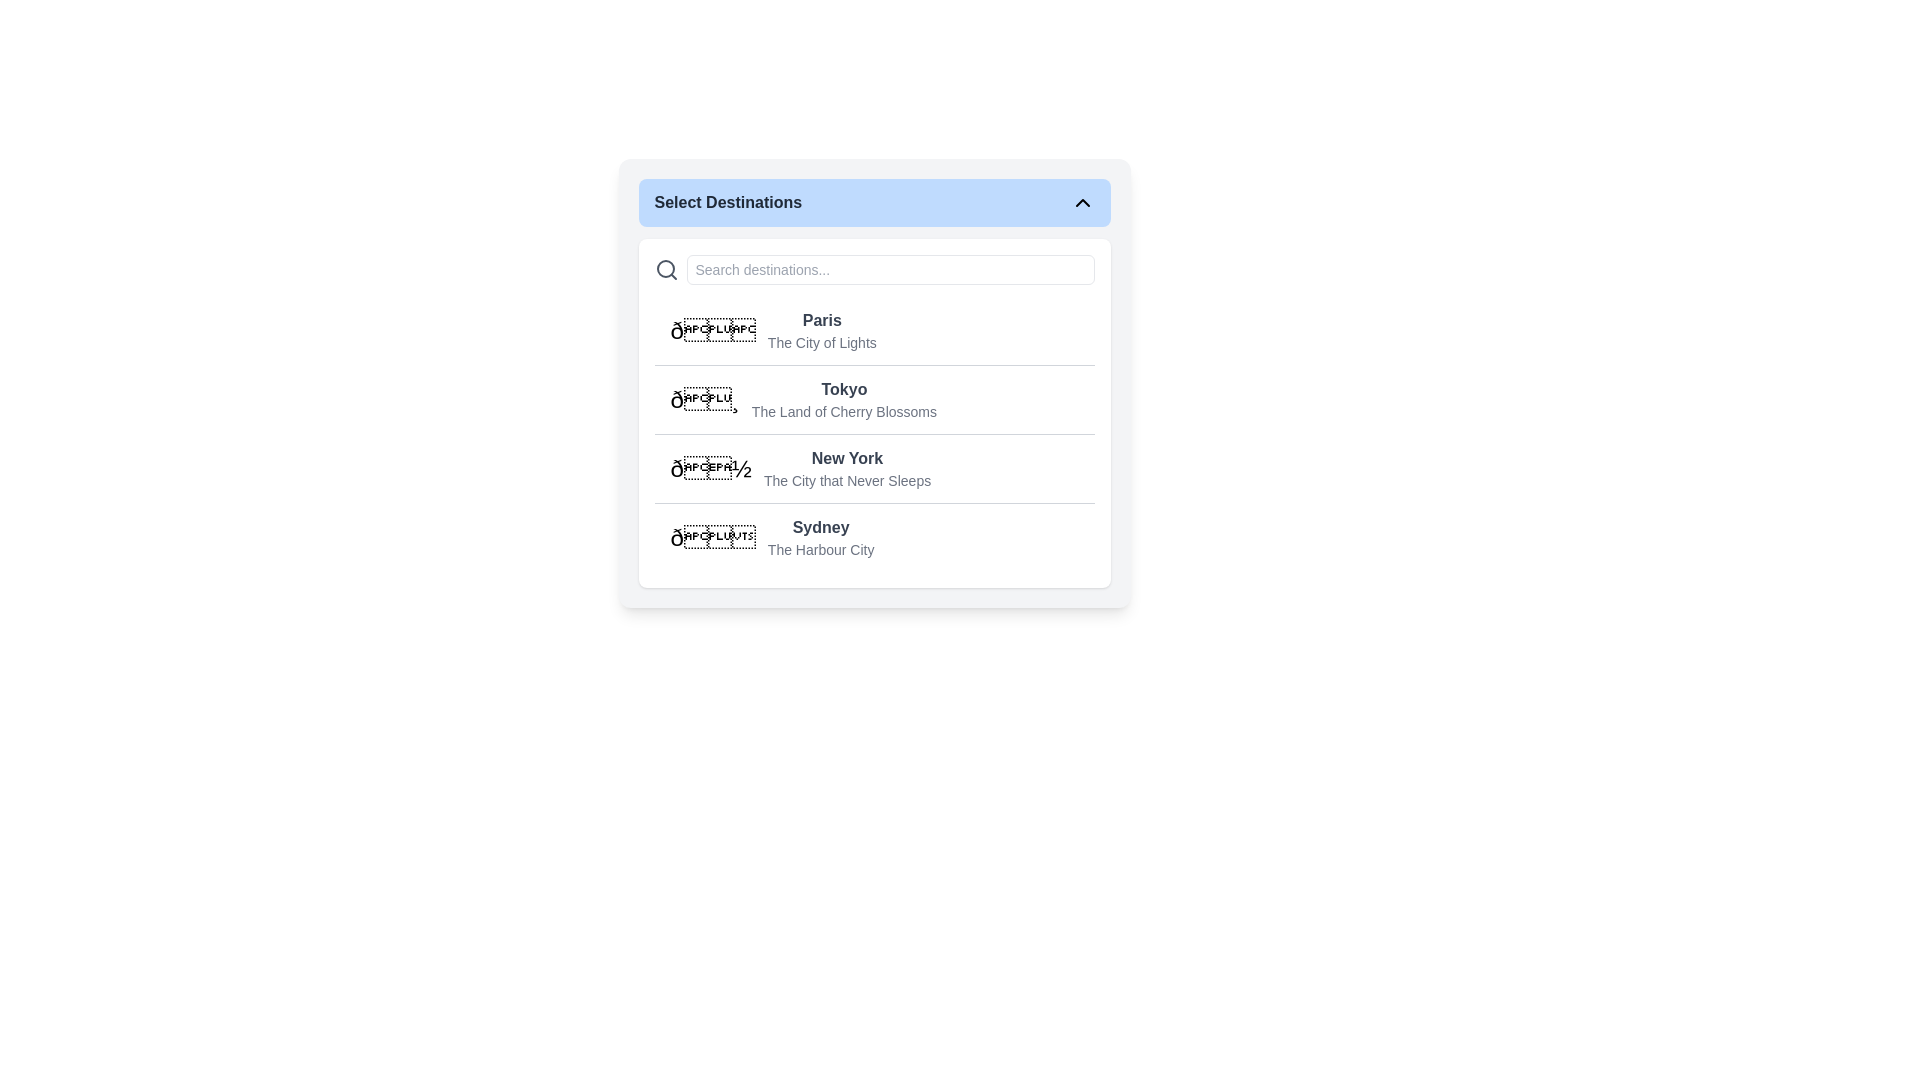 The image size is (1920, 1080). Describe the element at coordinates (874, 399) in the screenshot. I see `the list item representing 'Tokyo' in the dropdown panel titled 'Select Destinations'` at that location.